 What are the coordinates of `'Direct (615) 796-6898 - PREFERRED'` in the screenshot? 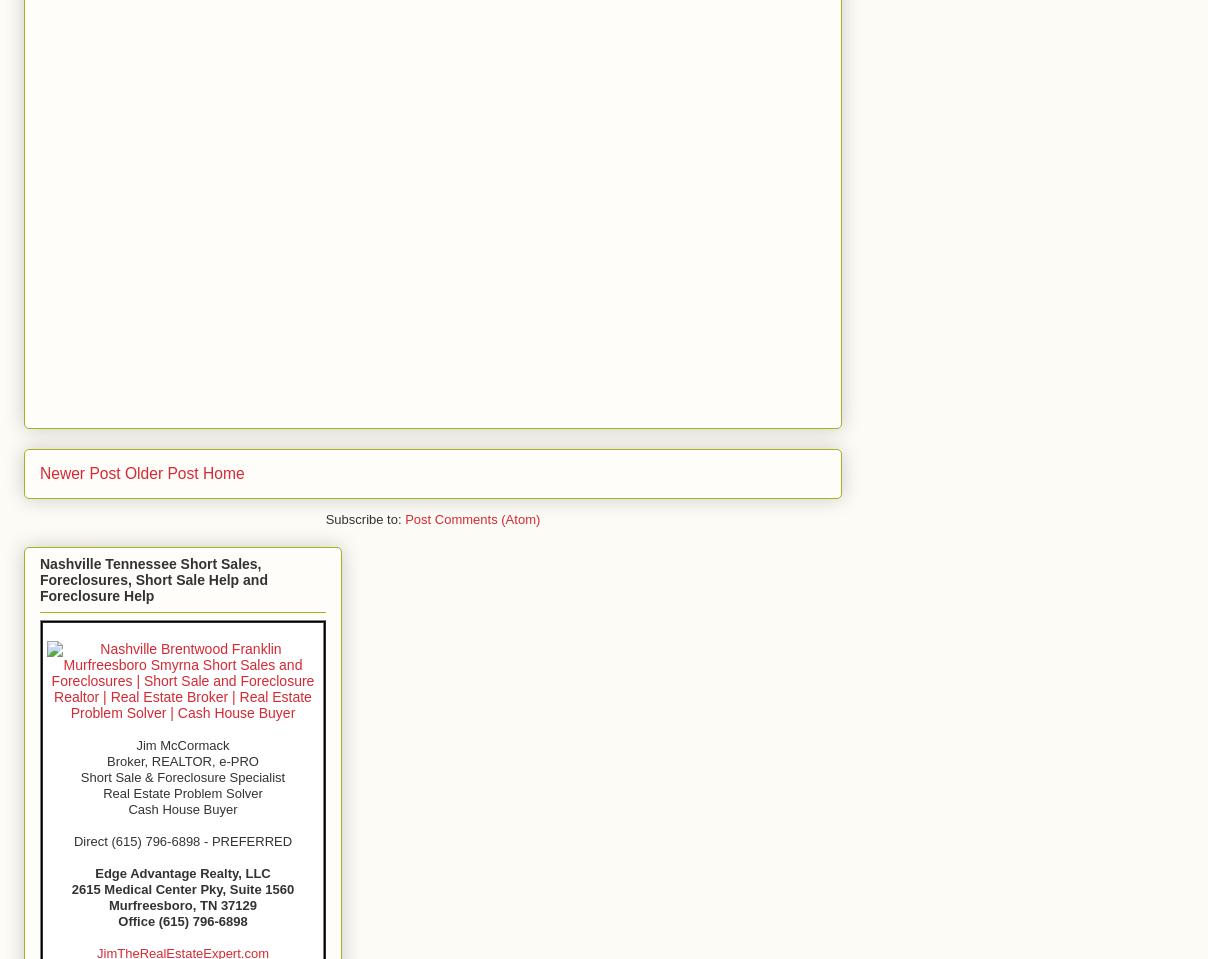 It's located at (182, 840).